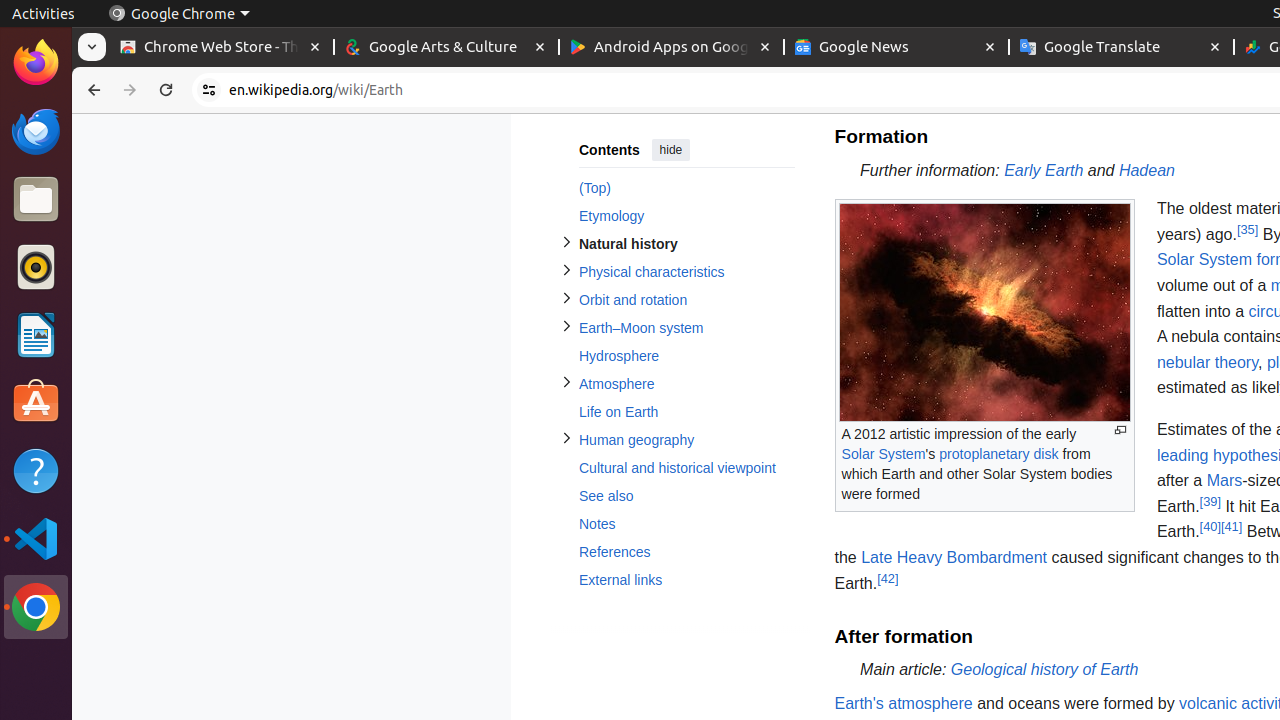 The image size is (1280, 720). Describe the element at coordinates (902, 702) in the screenshot. I see `'Earth'` at that location.